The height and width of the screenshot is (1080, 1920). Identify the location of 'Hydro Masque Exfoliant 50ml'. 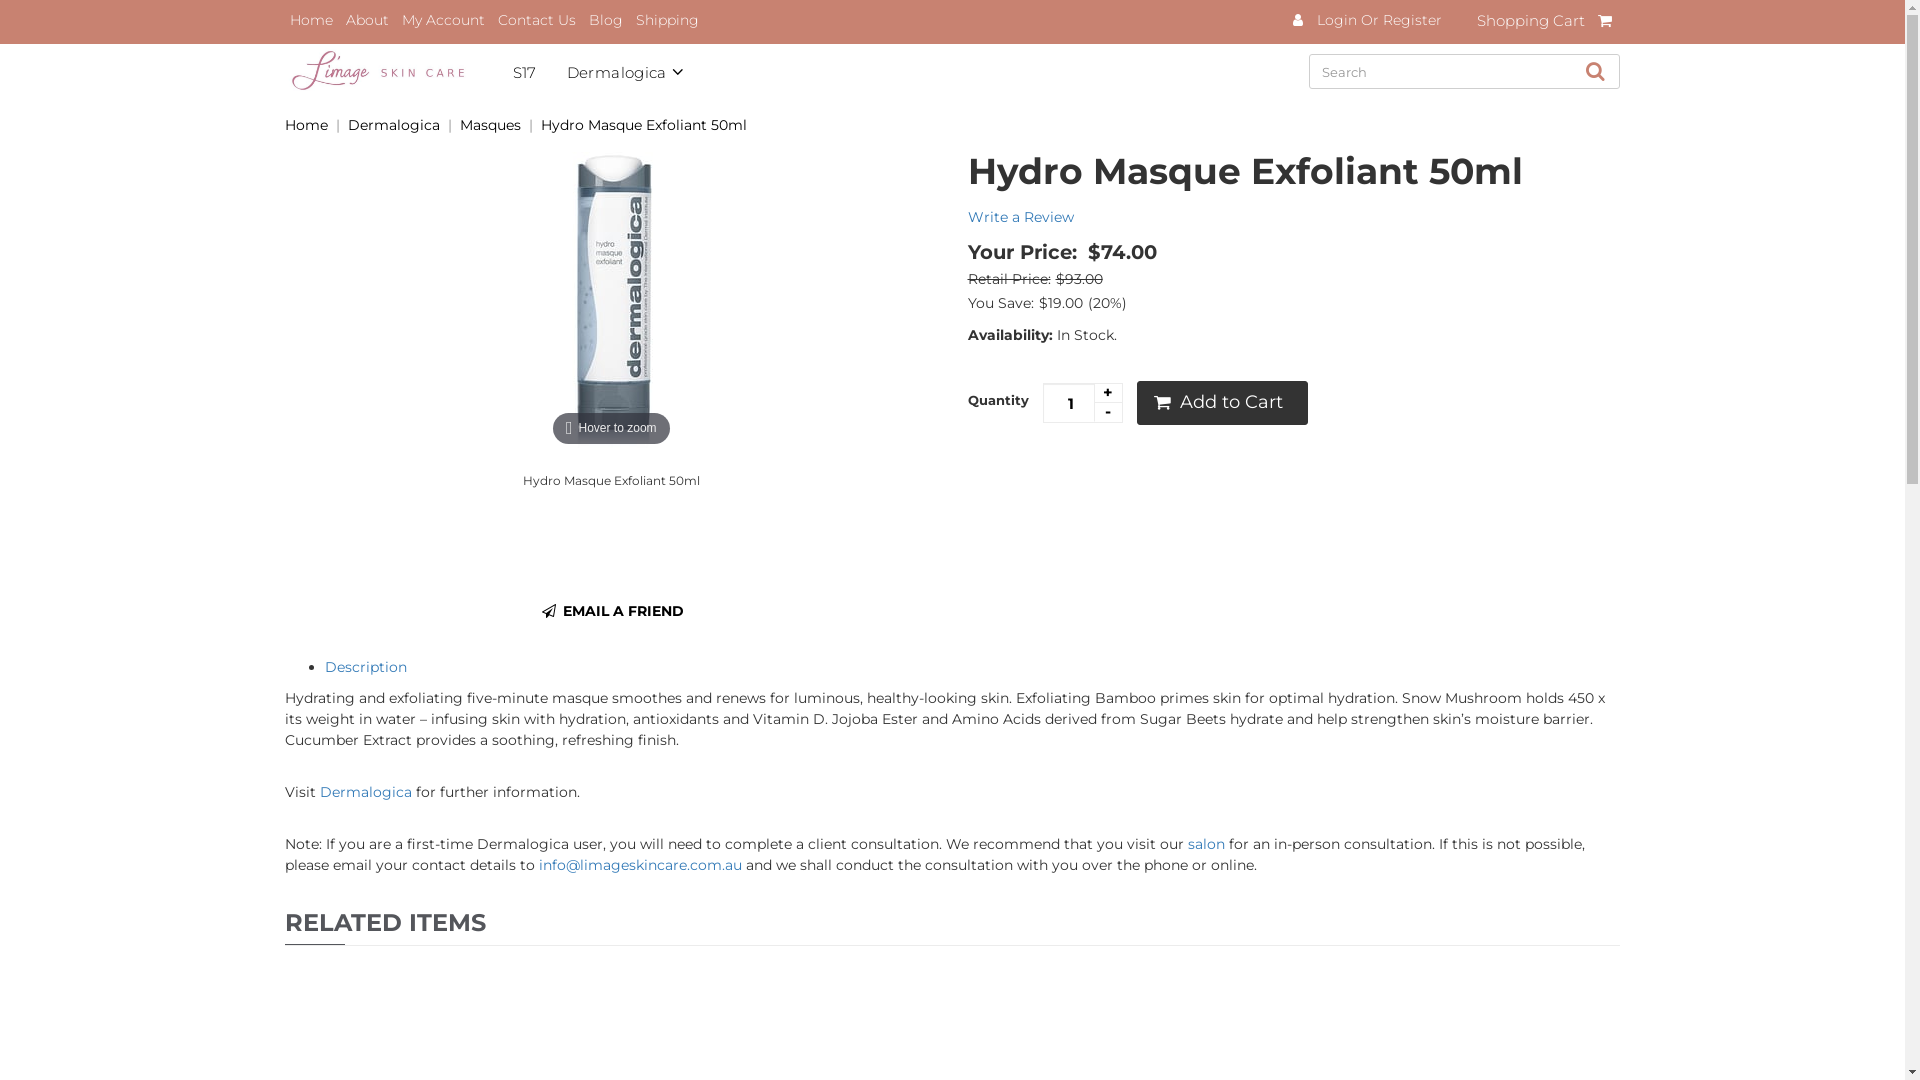
(643, 124).